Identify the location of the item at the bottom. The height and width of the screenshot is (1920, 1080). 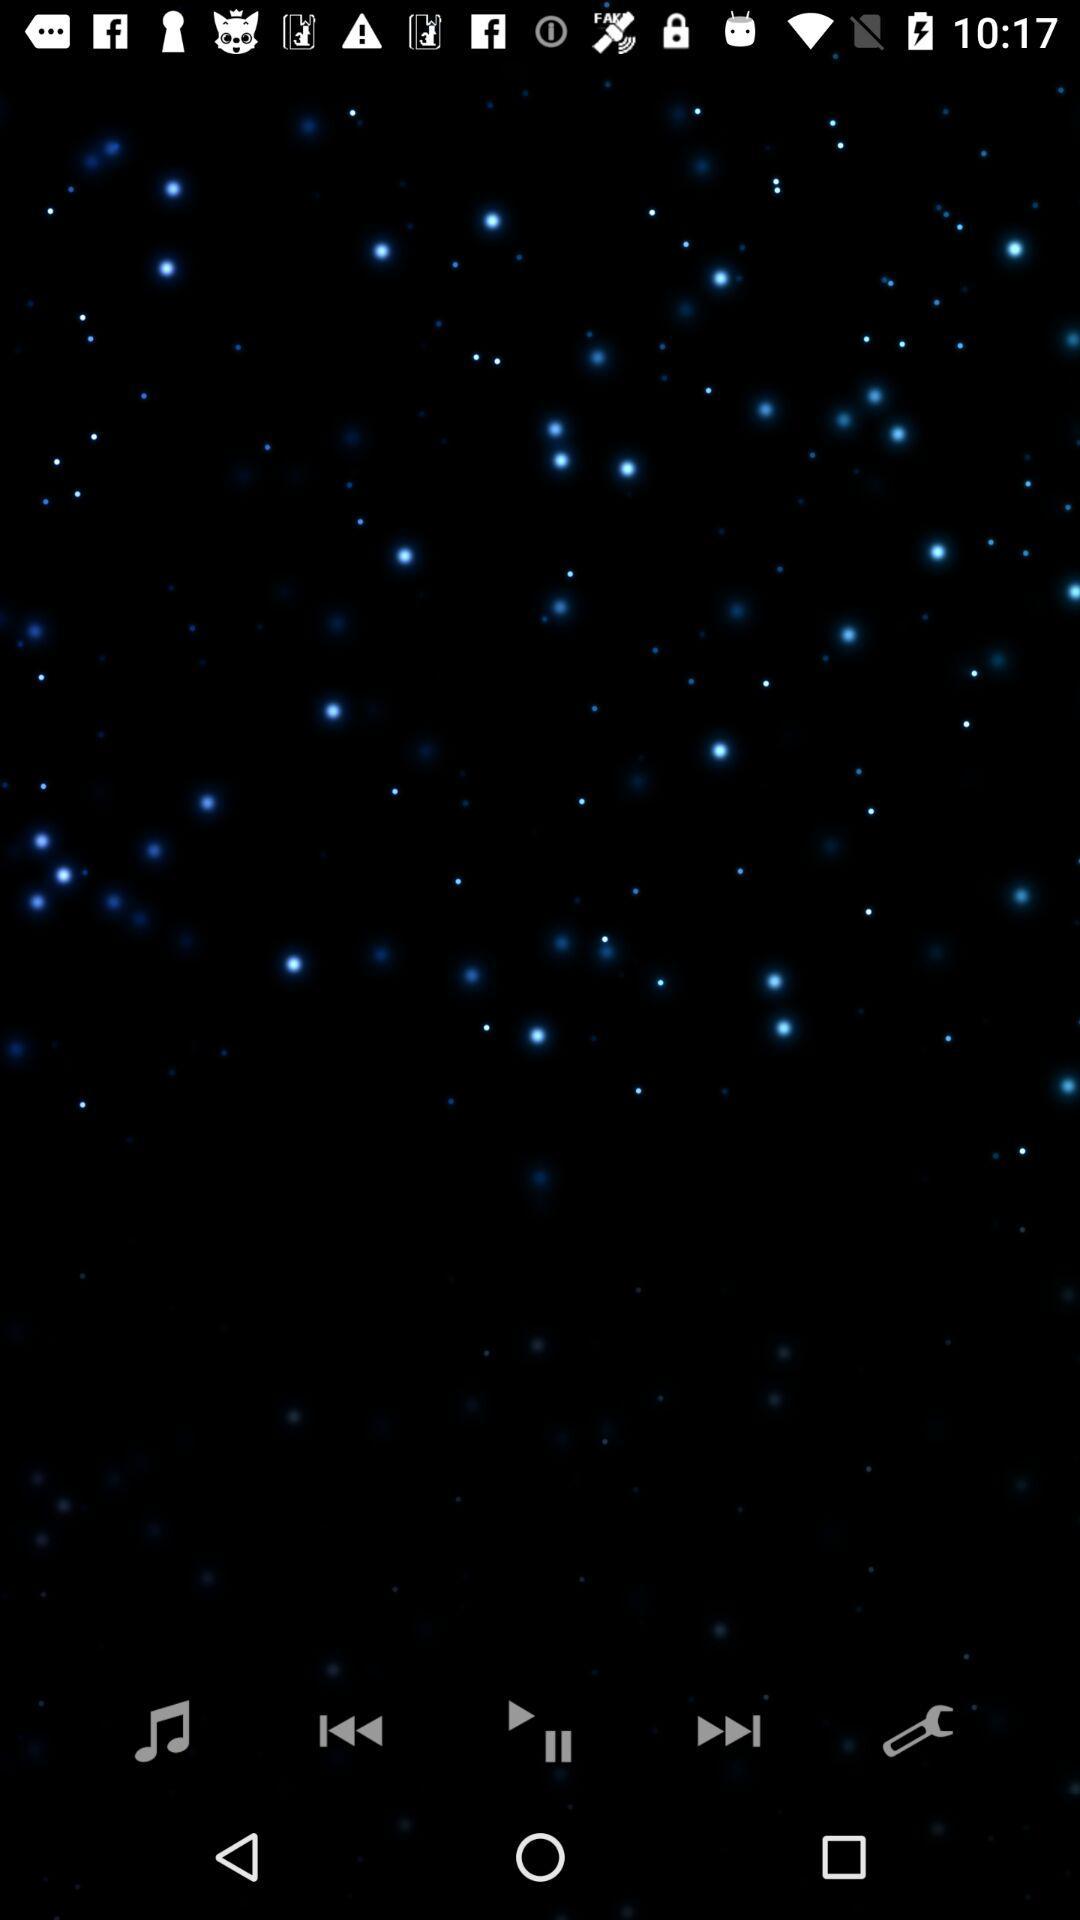
(540, 1730).